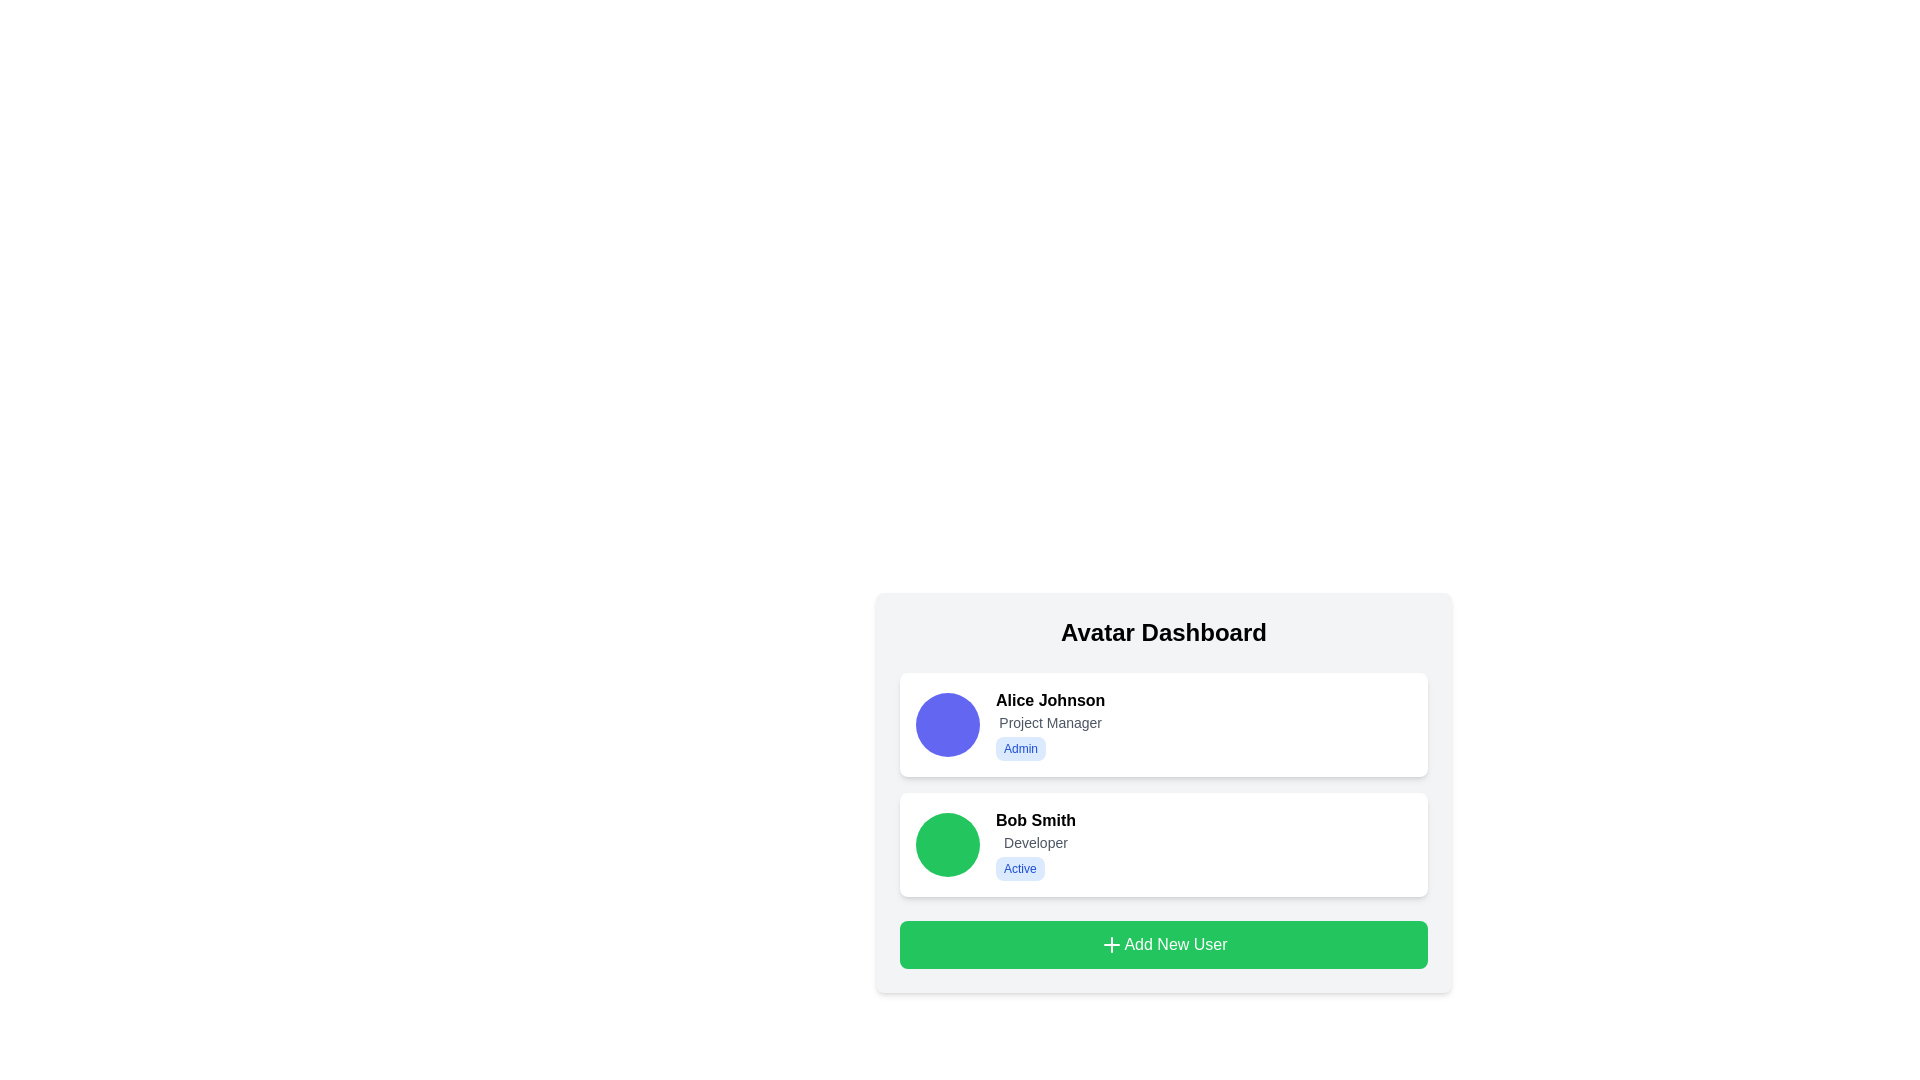  I want to click on the 'Active' badge element styled with blue font color that is located within Bob Smith's card, positioned below the 'Developer' text, so click(1020, 867).